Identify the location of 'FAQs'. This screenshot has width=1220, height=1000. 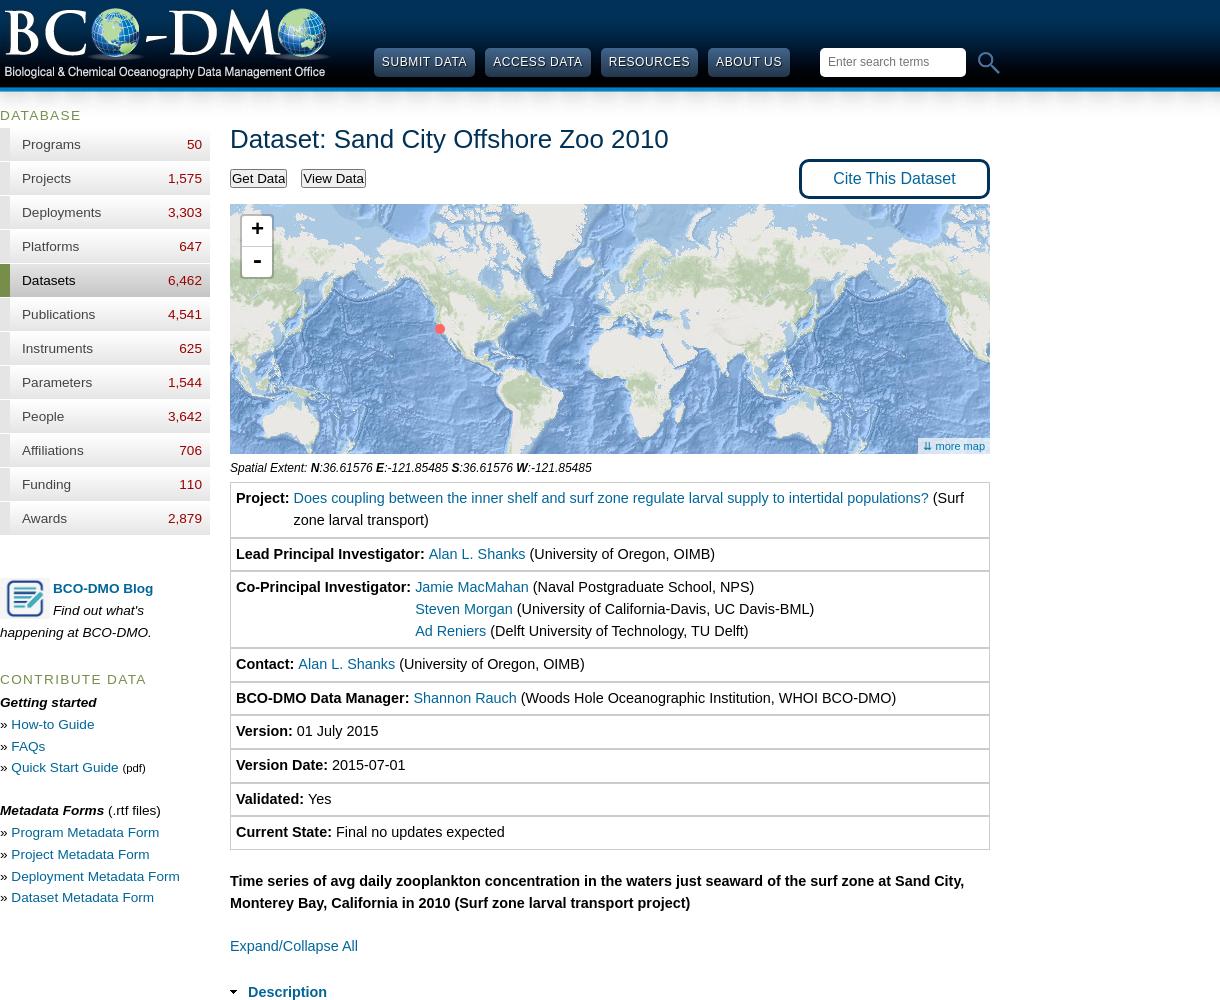
(28, 744).